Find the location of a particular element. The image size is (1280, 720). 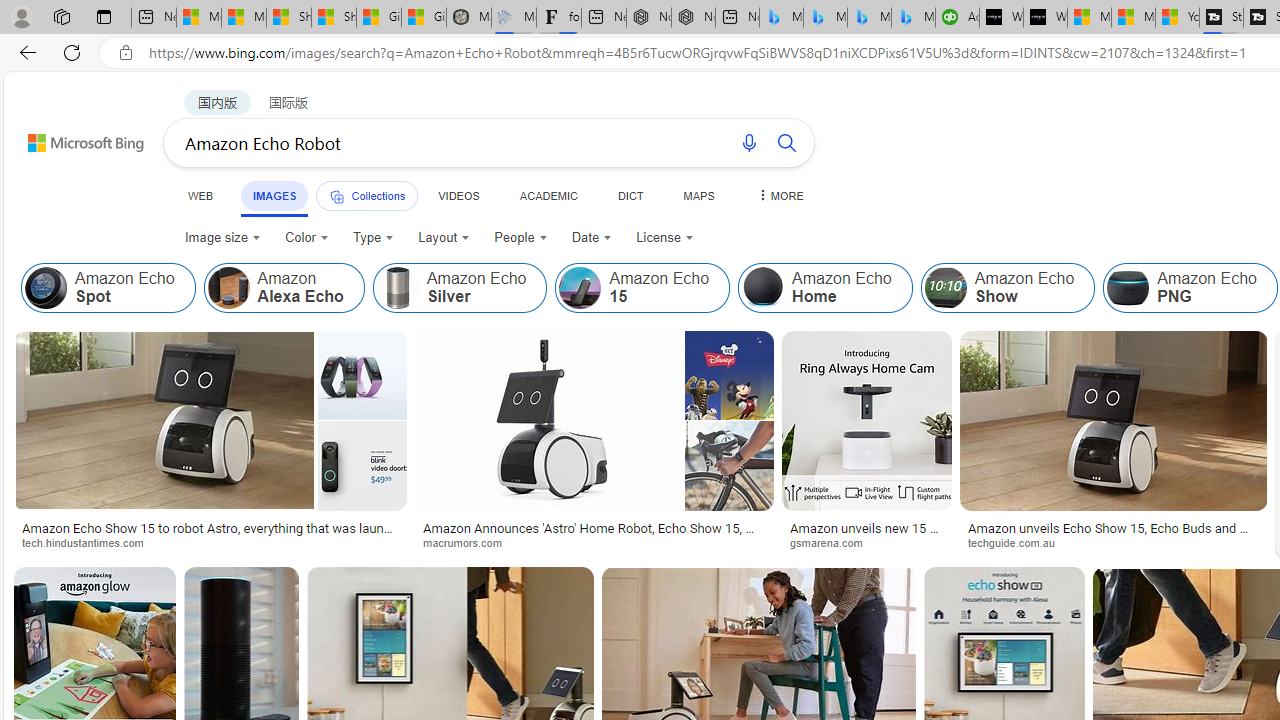

'WEB' is located at coordinates (201, 195).